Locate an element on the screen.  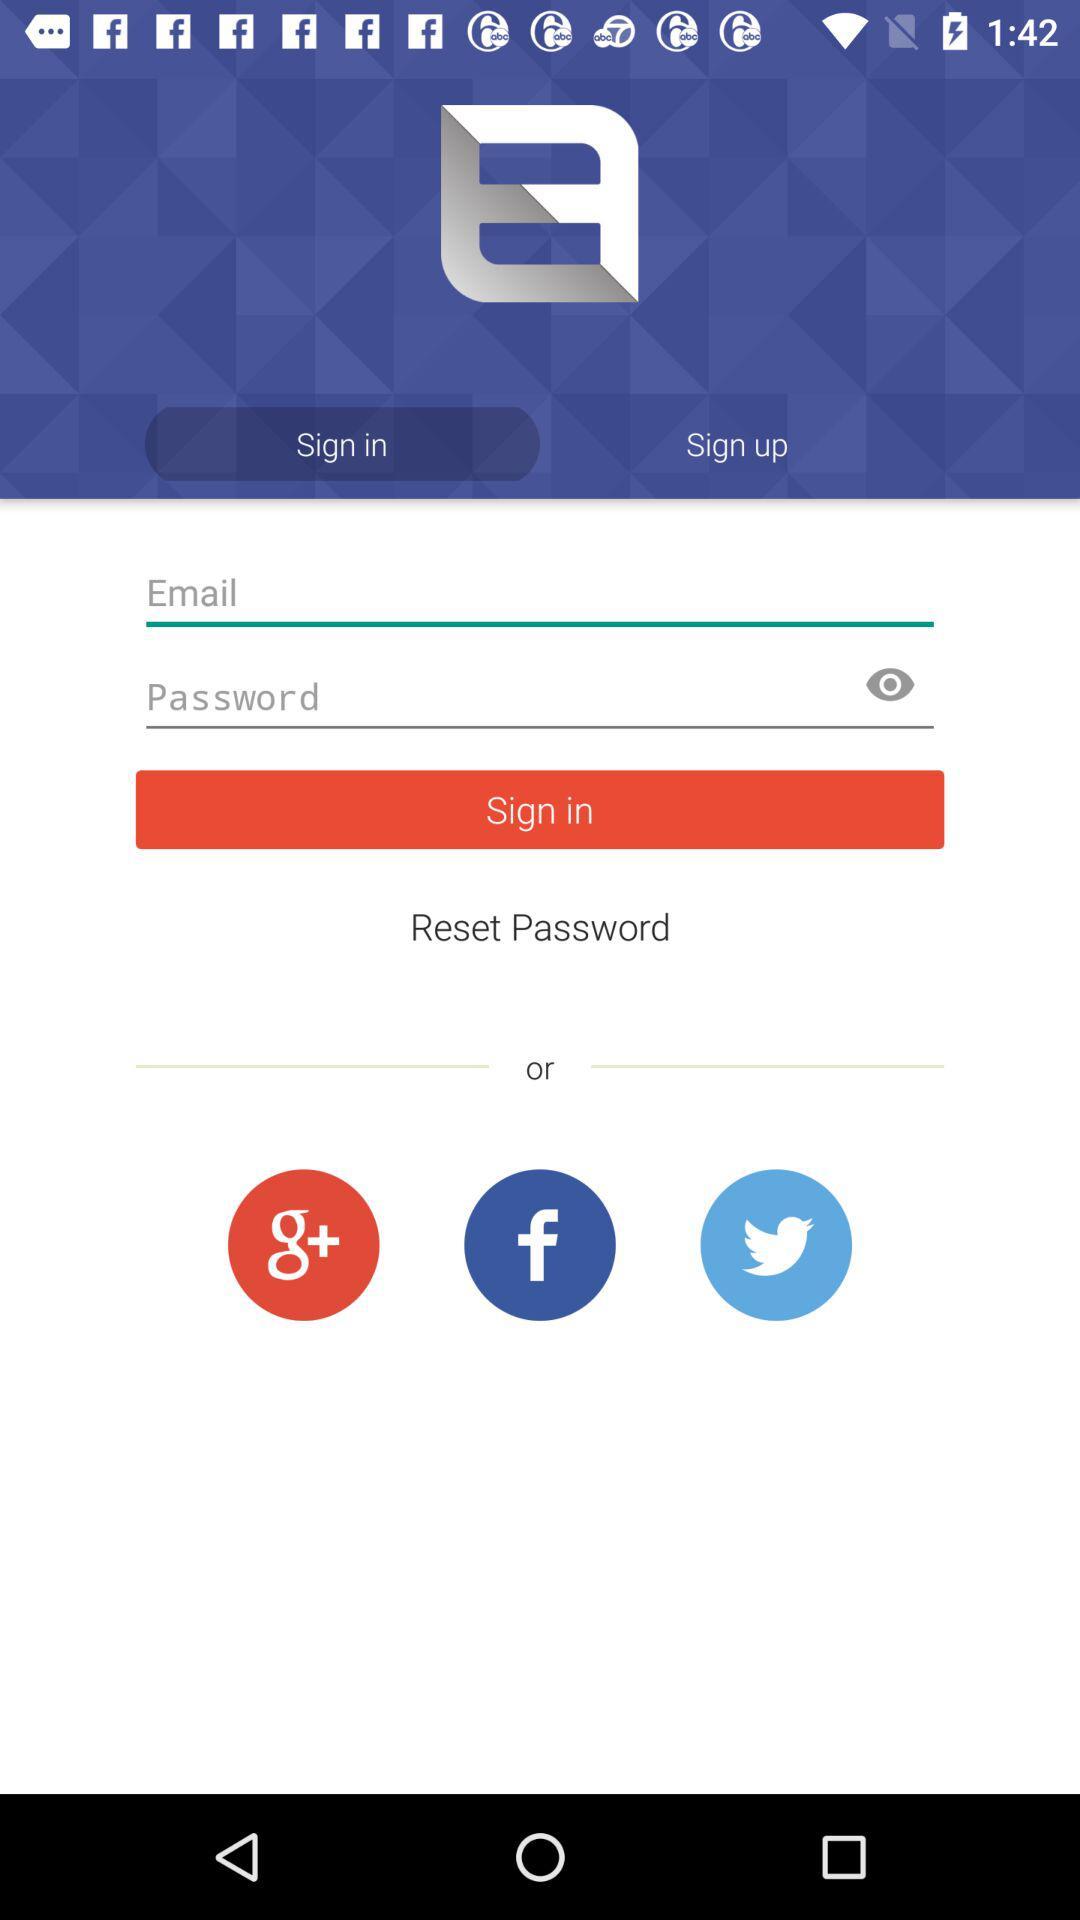
the sign up icon is located at coordinates (737, 442).